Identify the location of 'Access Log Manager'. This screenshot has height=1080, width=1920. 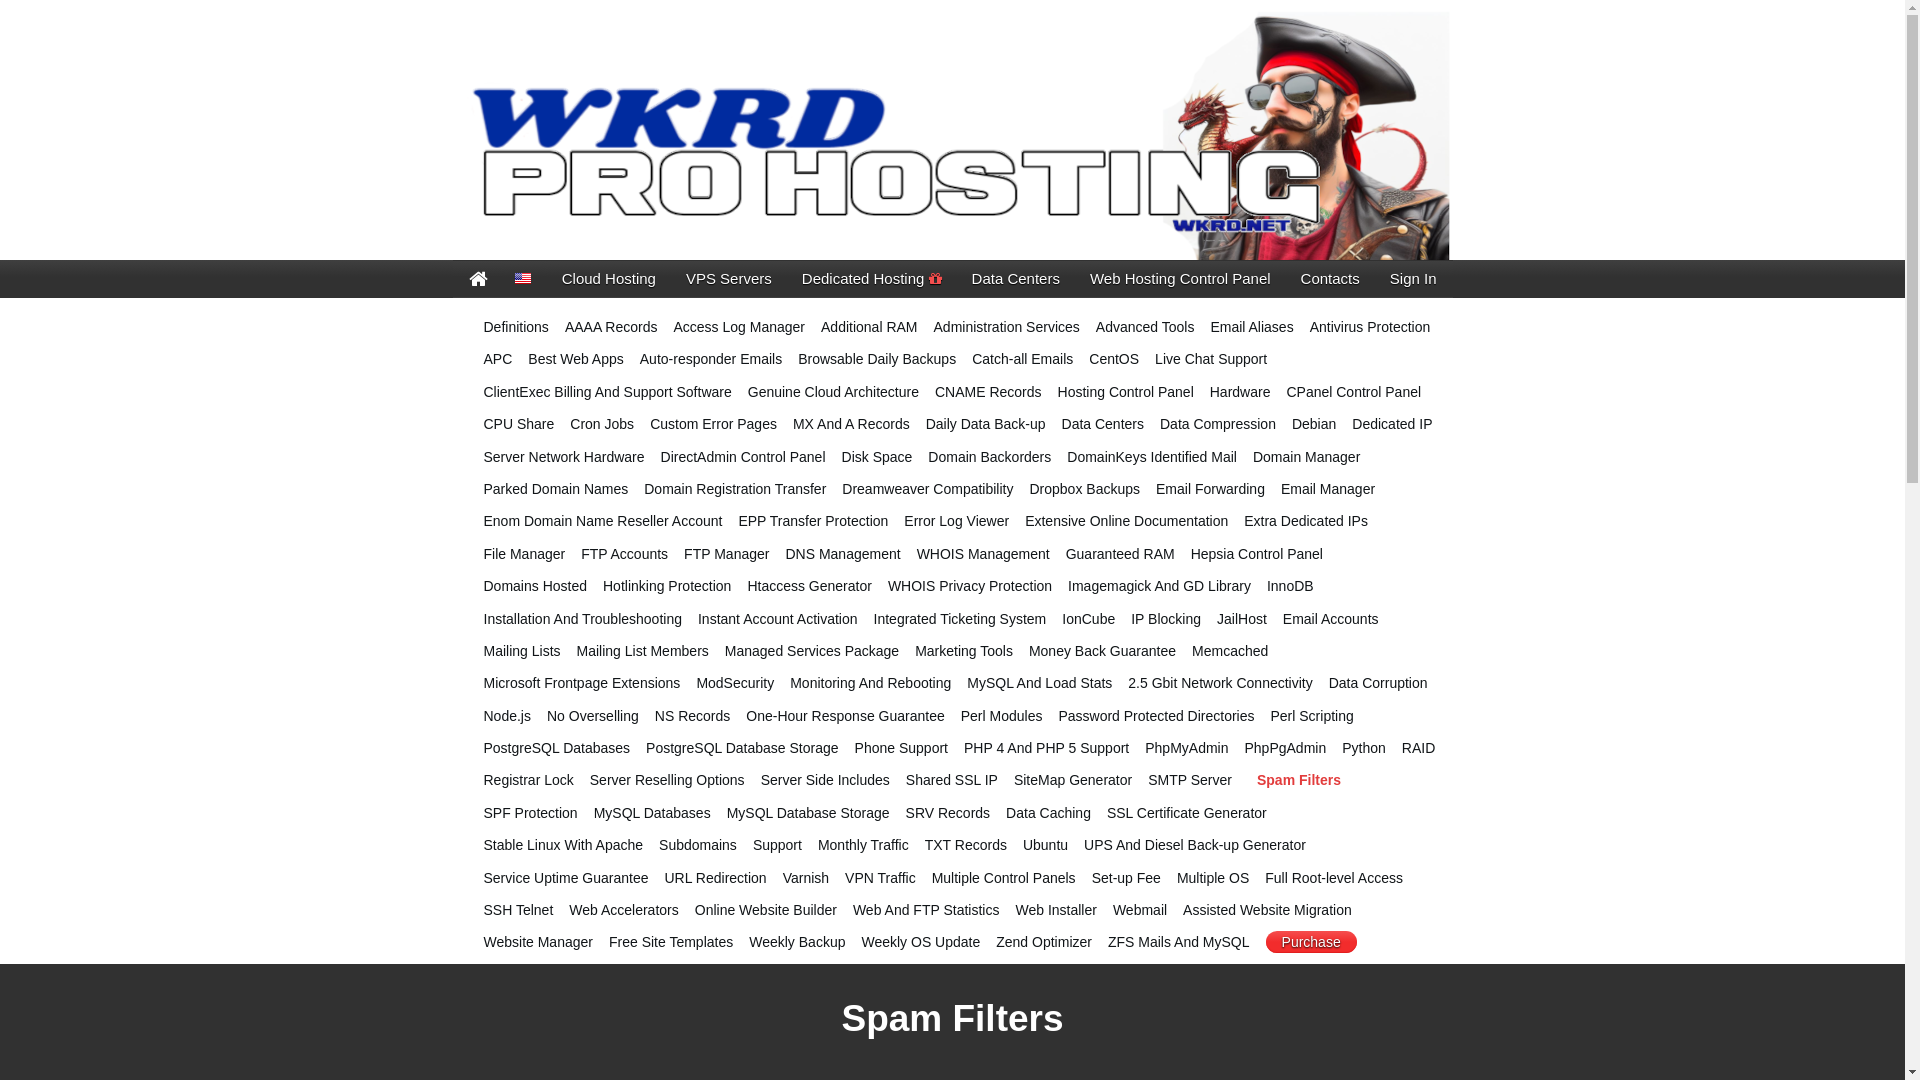
(738, 326).